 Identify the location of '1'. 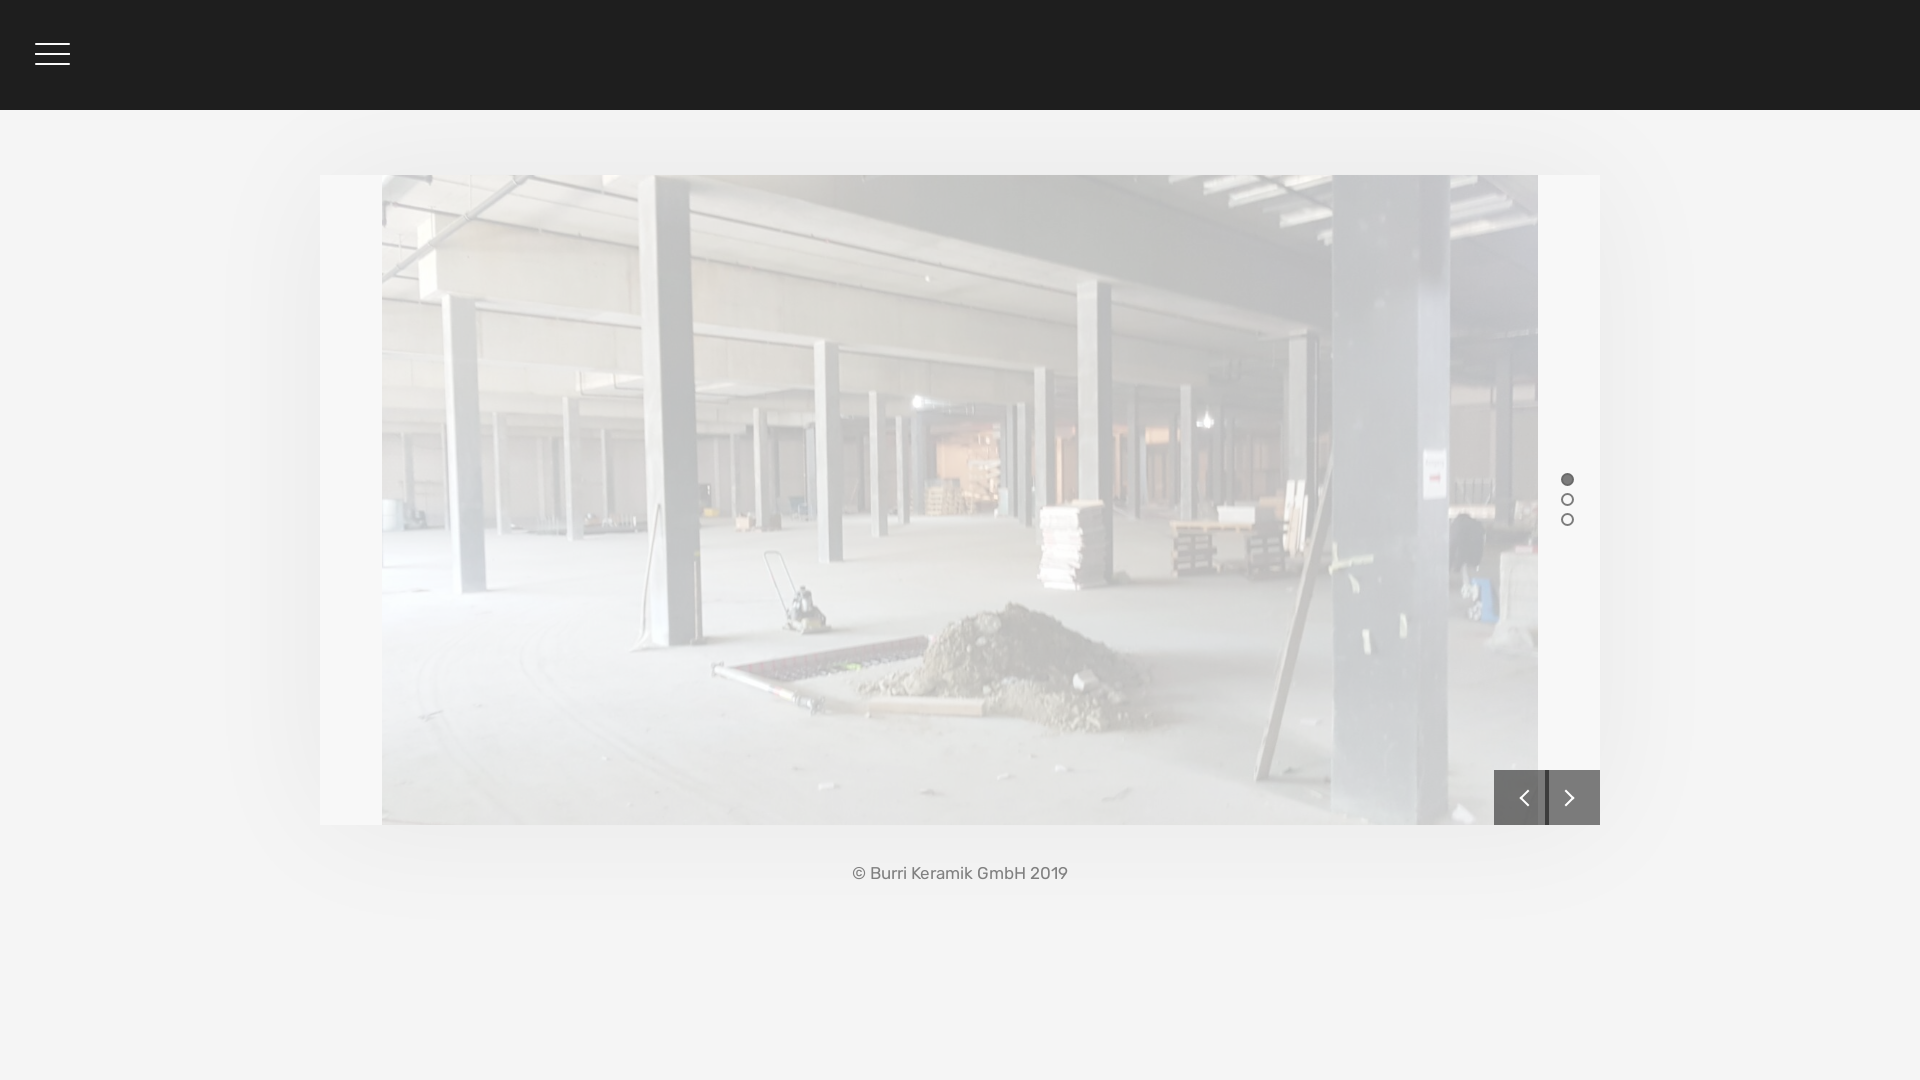
(1566, 478).